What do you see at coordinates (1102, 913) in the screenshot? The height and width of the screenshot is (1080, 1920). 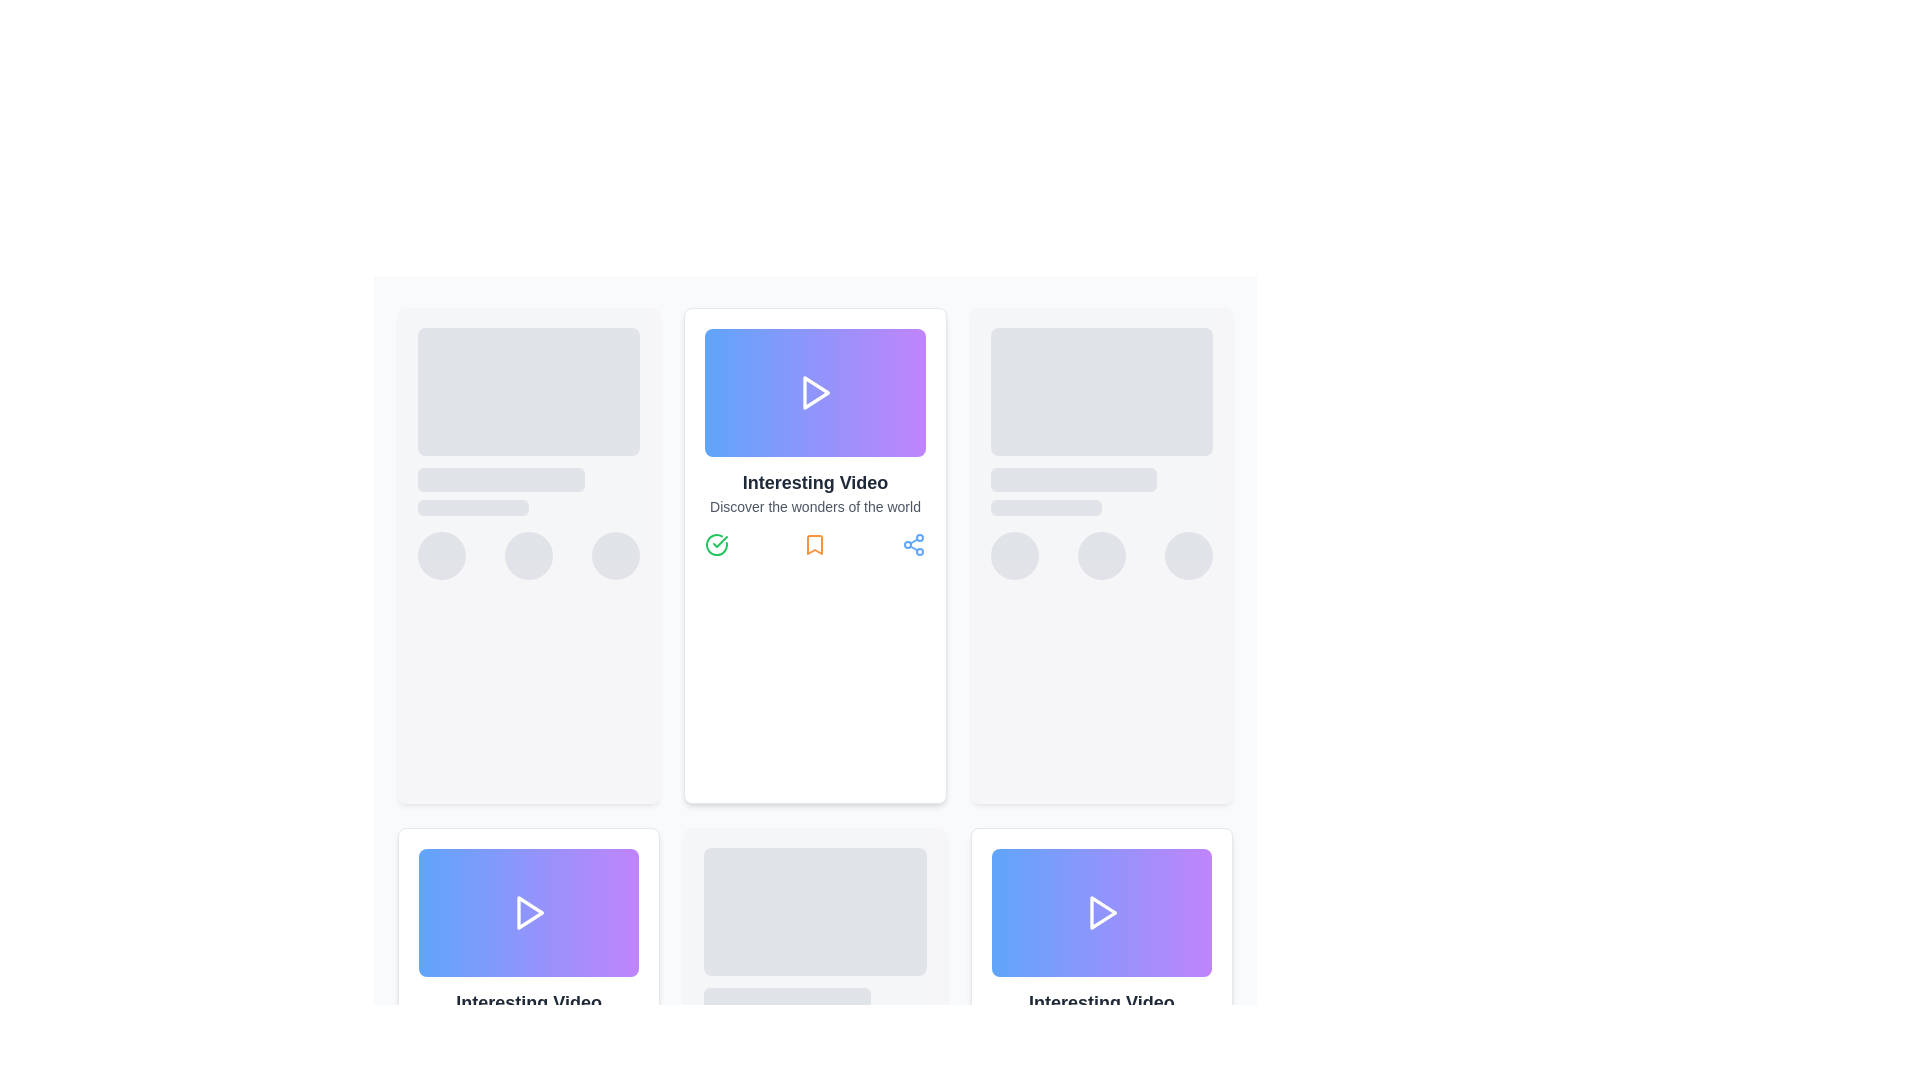 I see `the play button icon located at the center of the video thumbnail, which is positioned in the bottom row, second from the right of a grid layout` at bounding box center [1102, 913].